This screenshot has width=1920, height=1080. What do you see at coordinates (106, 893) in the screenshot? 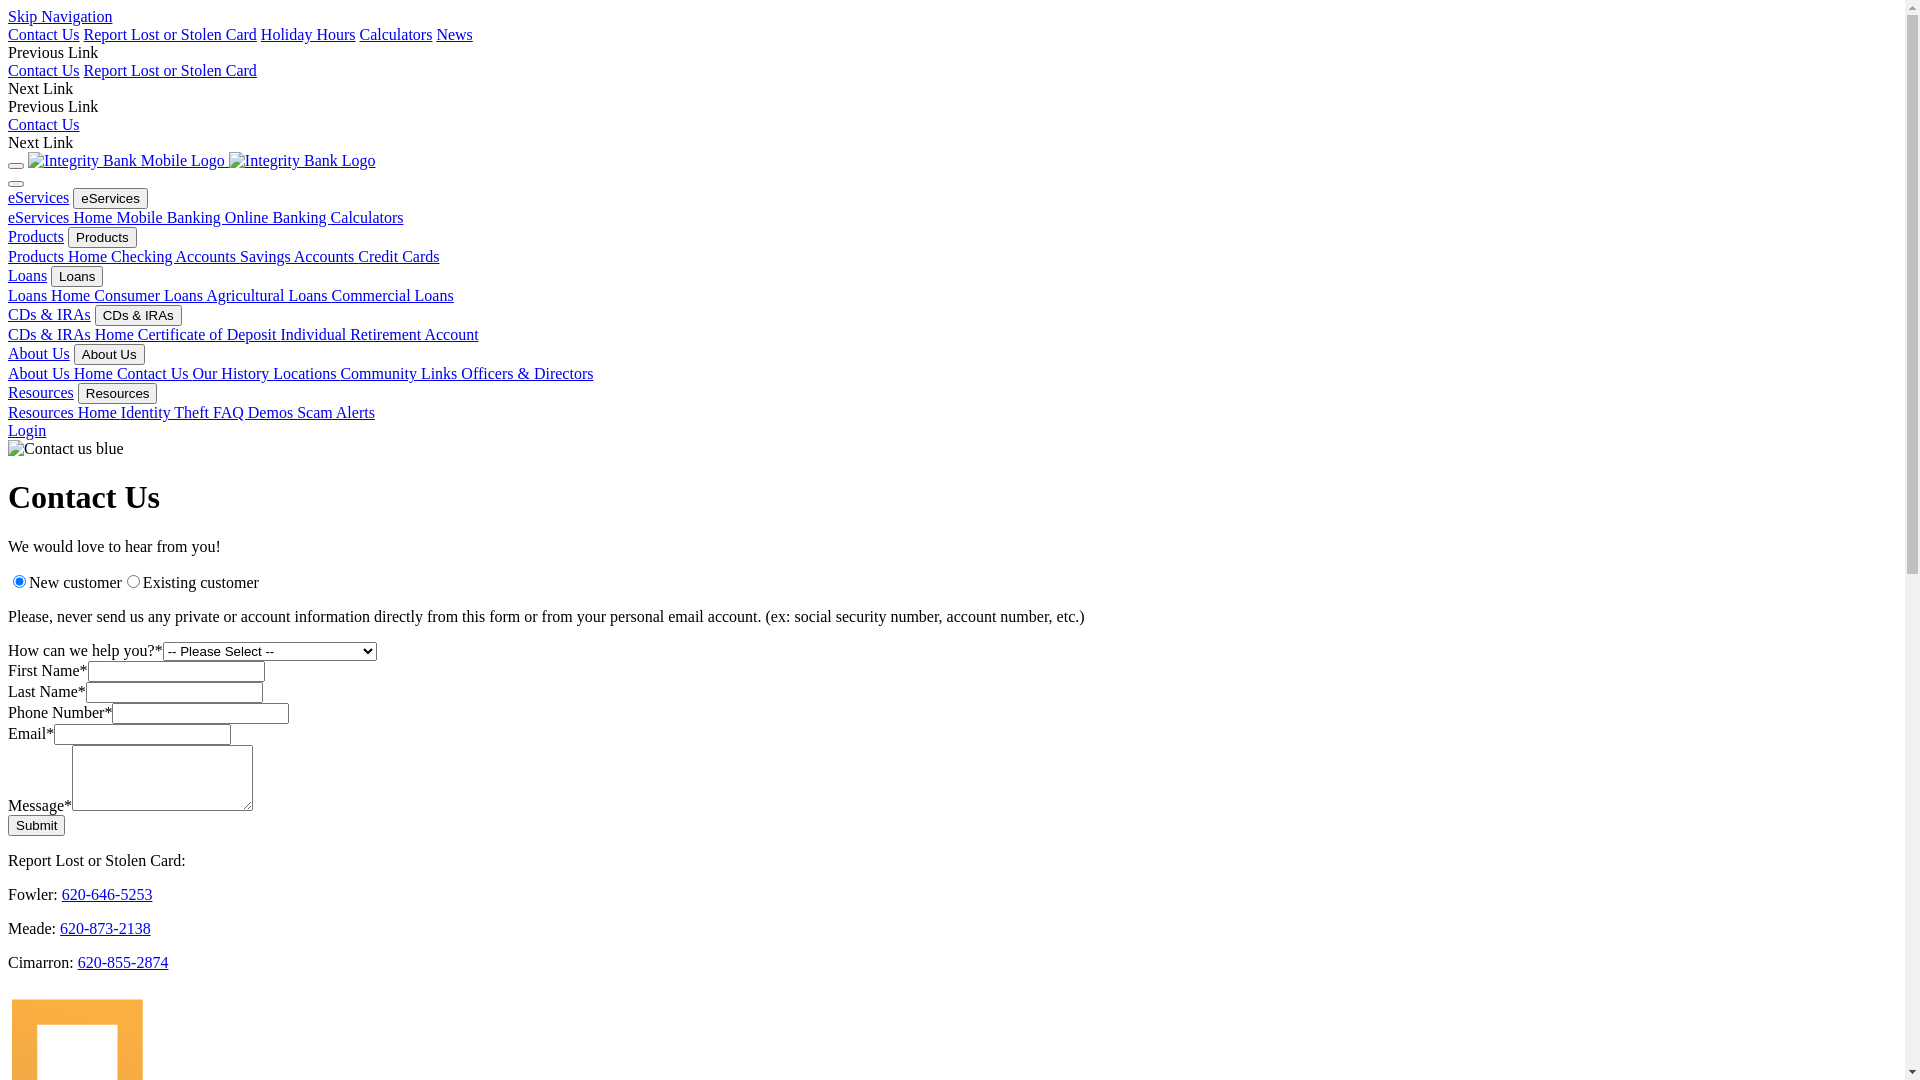
I see `'620-646-5253'` at bounding box center [106, 893].